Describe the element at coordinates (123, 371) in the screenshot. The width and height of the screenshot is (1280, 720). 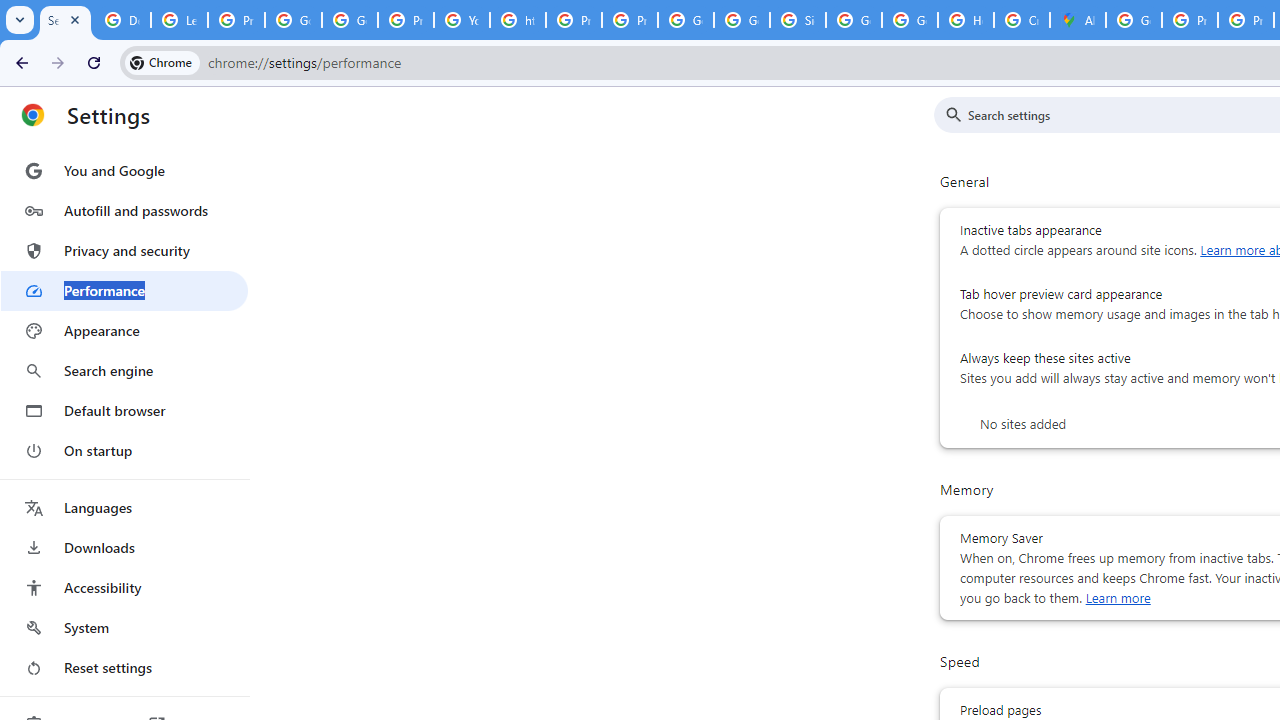
I see `'Search engine'` at that location.